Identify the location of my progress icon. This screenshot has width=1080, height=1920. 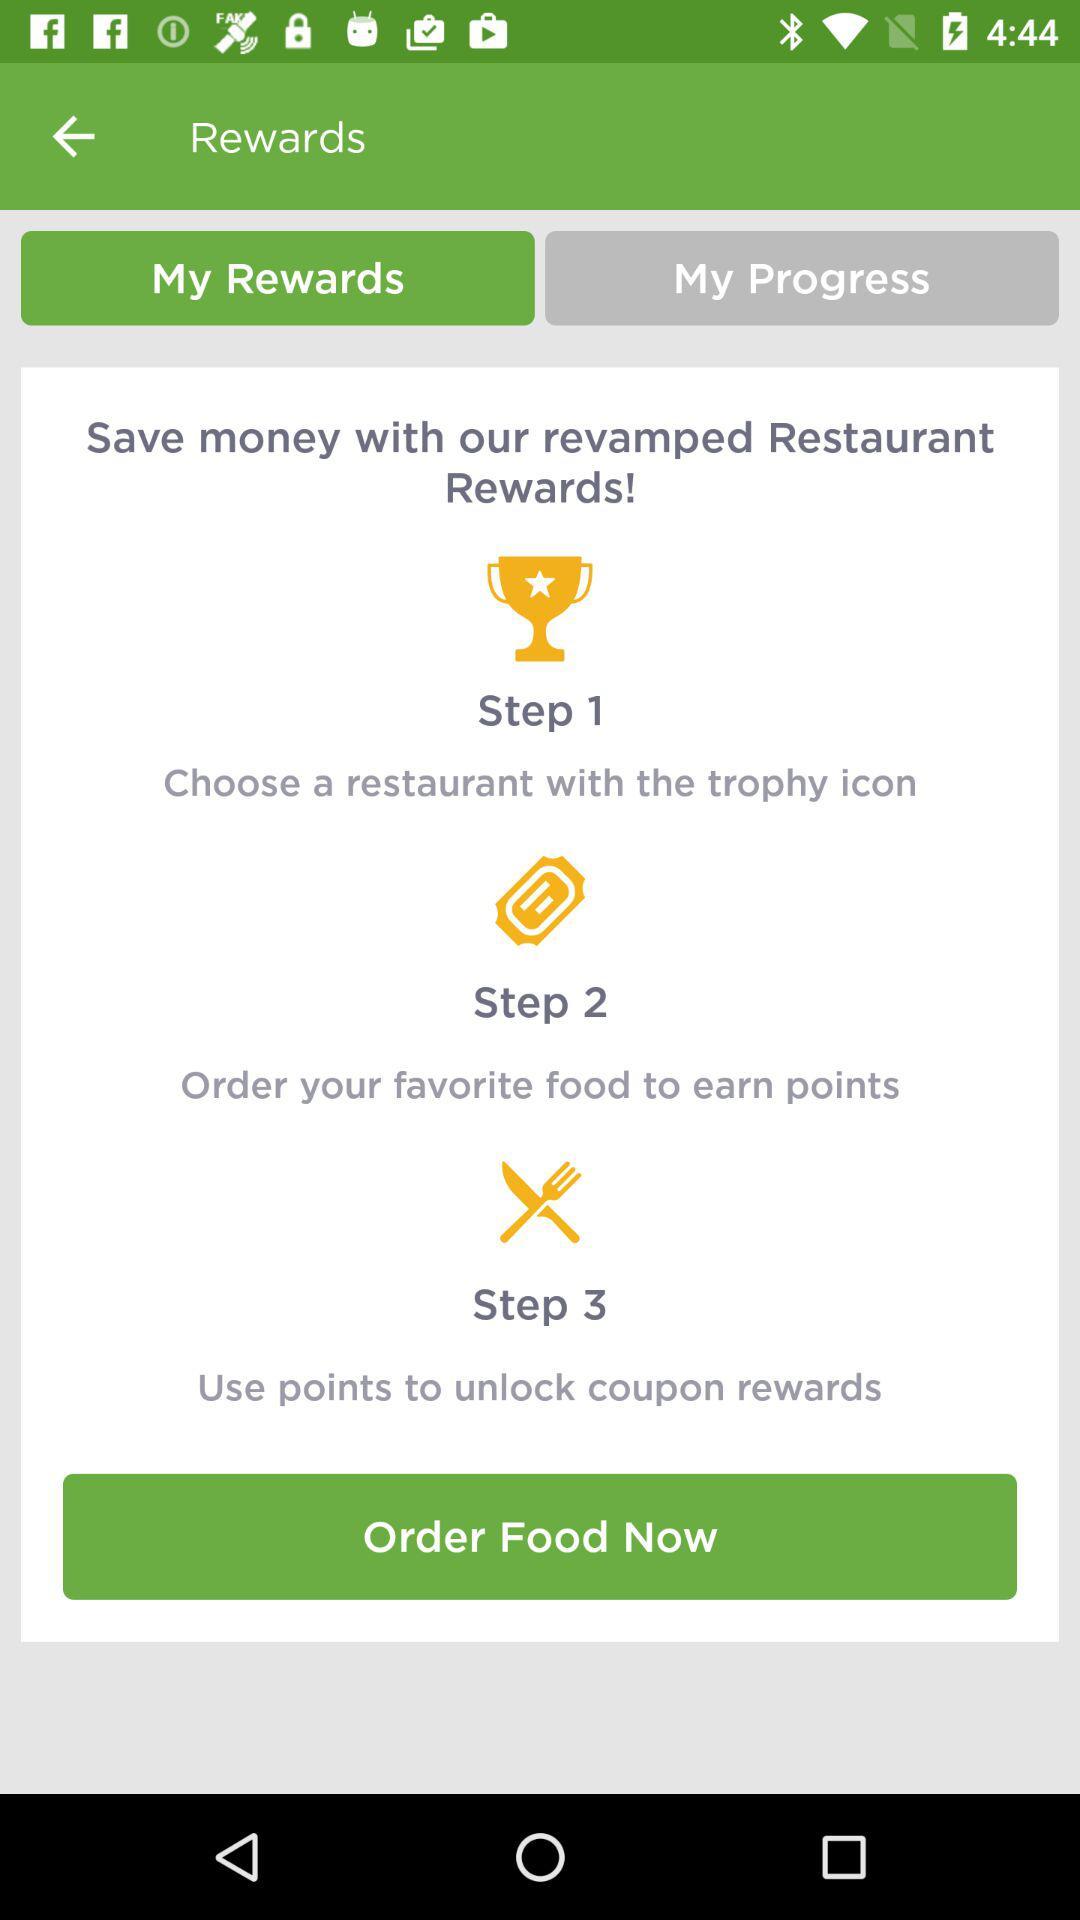
(801, 277).